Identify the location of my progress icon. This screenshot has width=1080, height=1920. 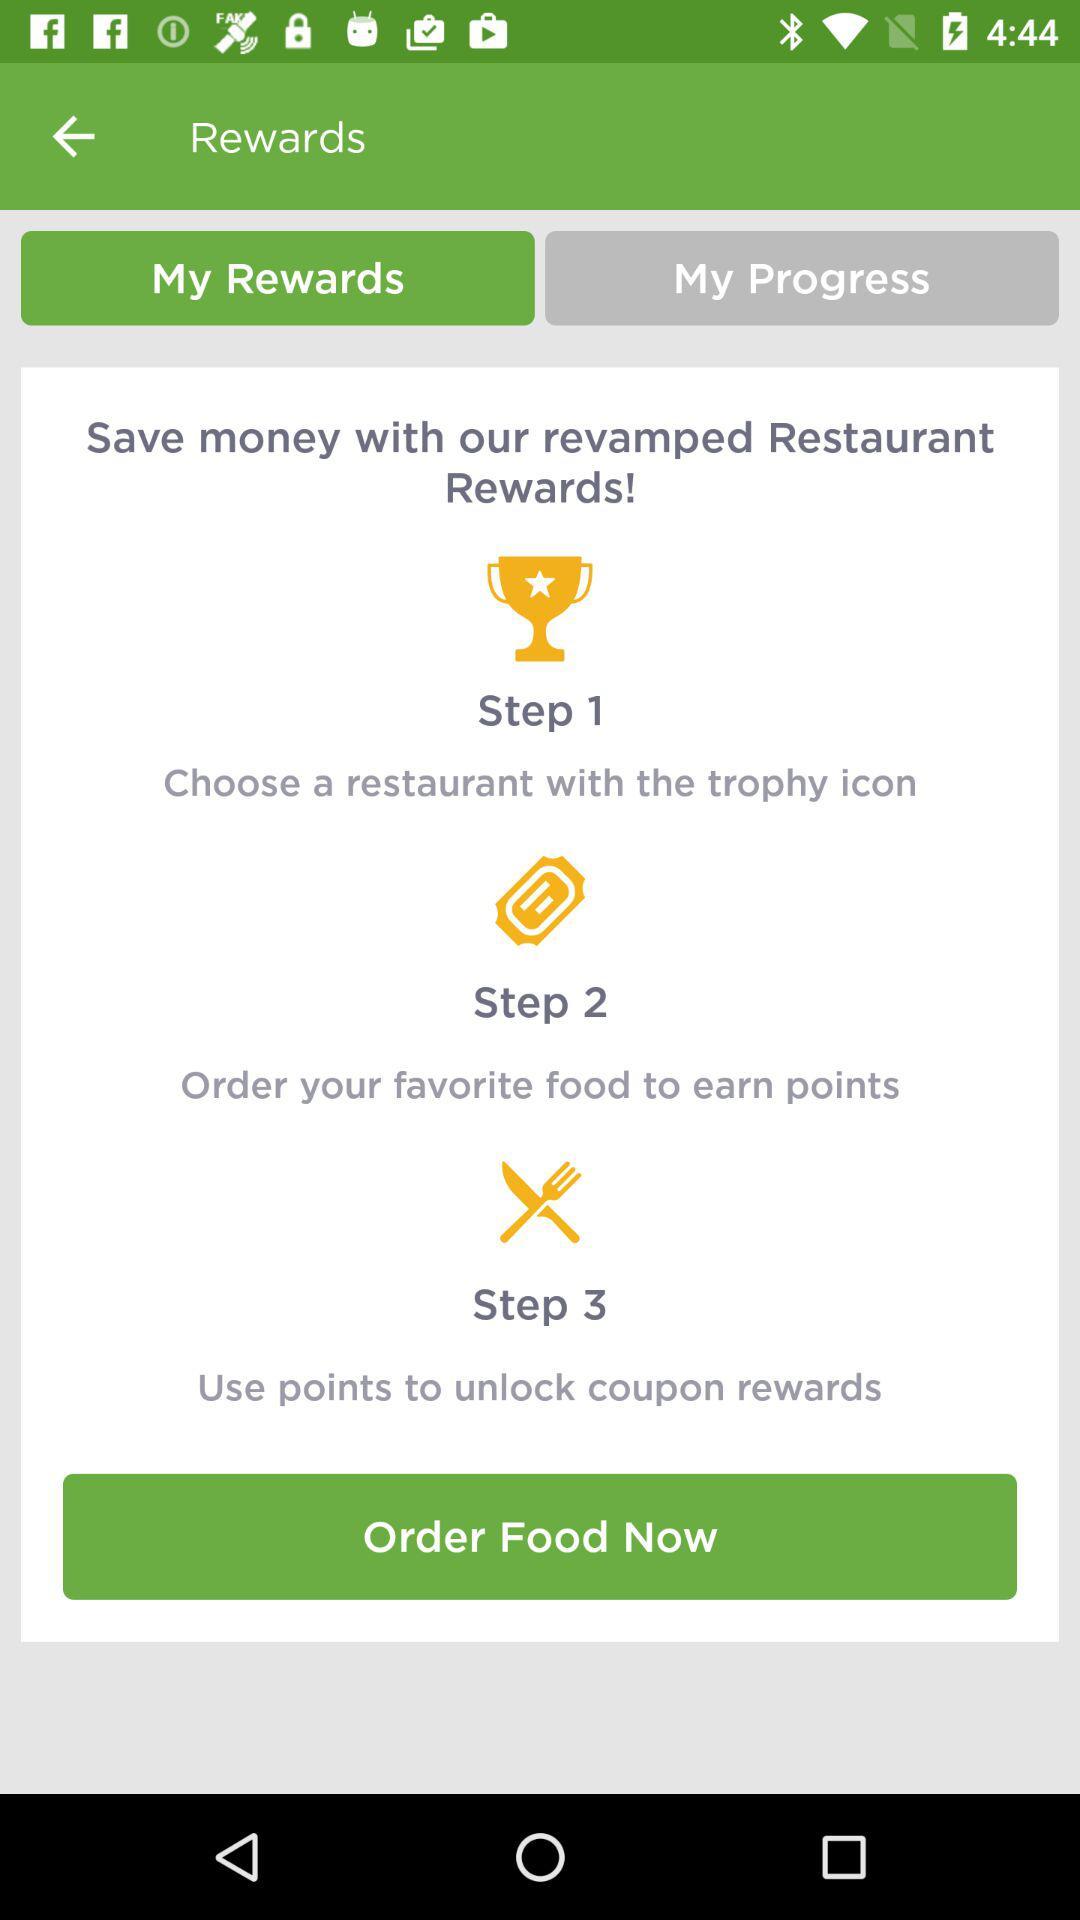
(801, 277).